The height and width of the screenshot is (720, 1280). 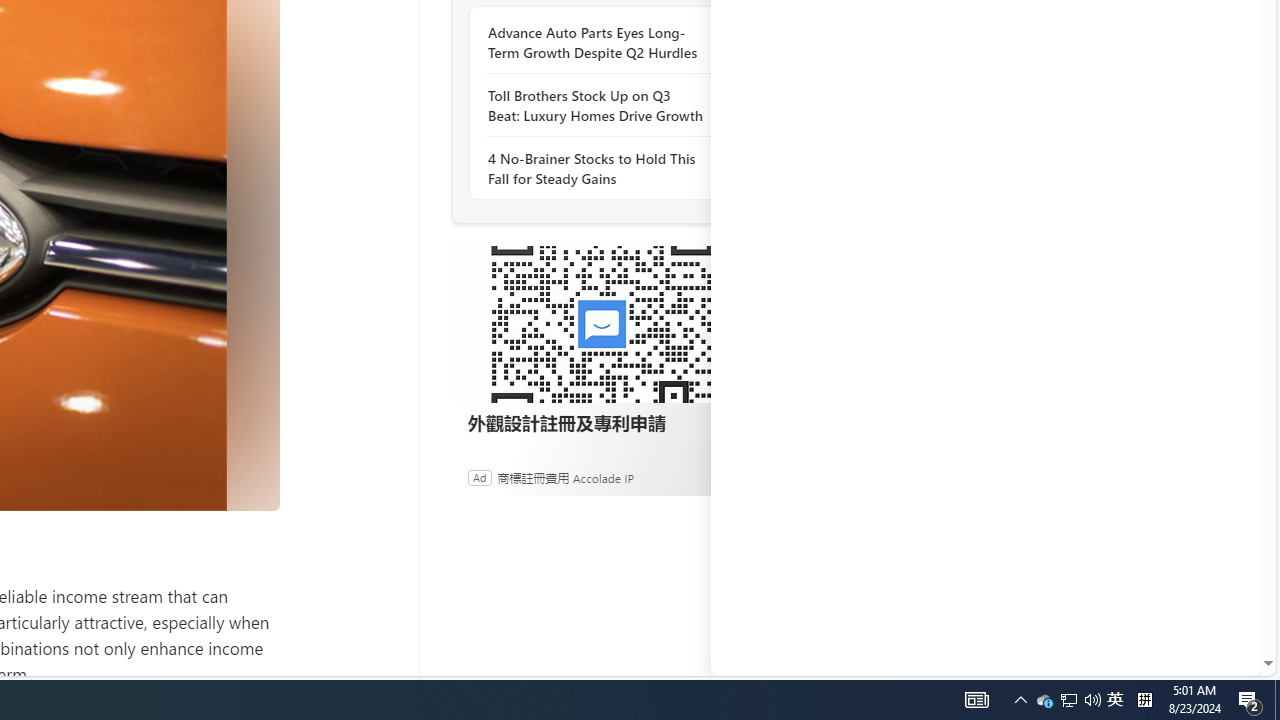 What do you see at coordinates (595, 105) in the screenshot?
I see `'Toll Brothers Stock Up on Q3 Beat: Luxury Homes Drive Growth'` at bounding box center [595, 105].